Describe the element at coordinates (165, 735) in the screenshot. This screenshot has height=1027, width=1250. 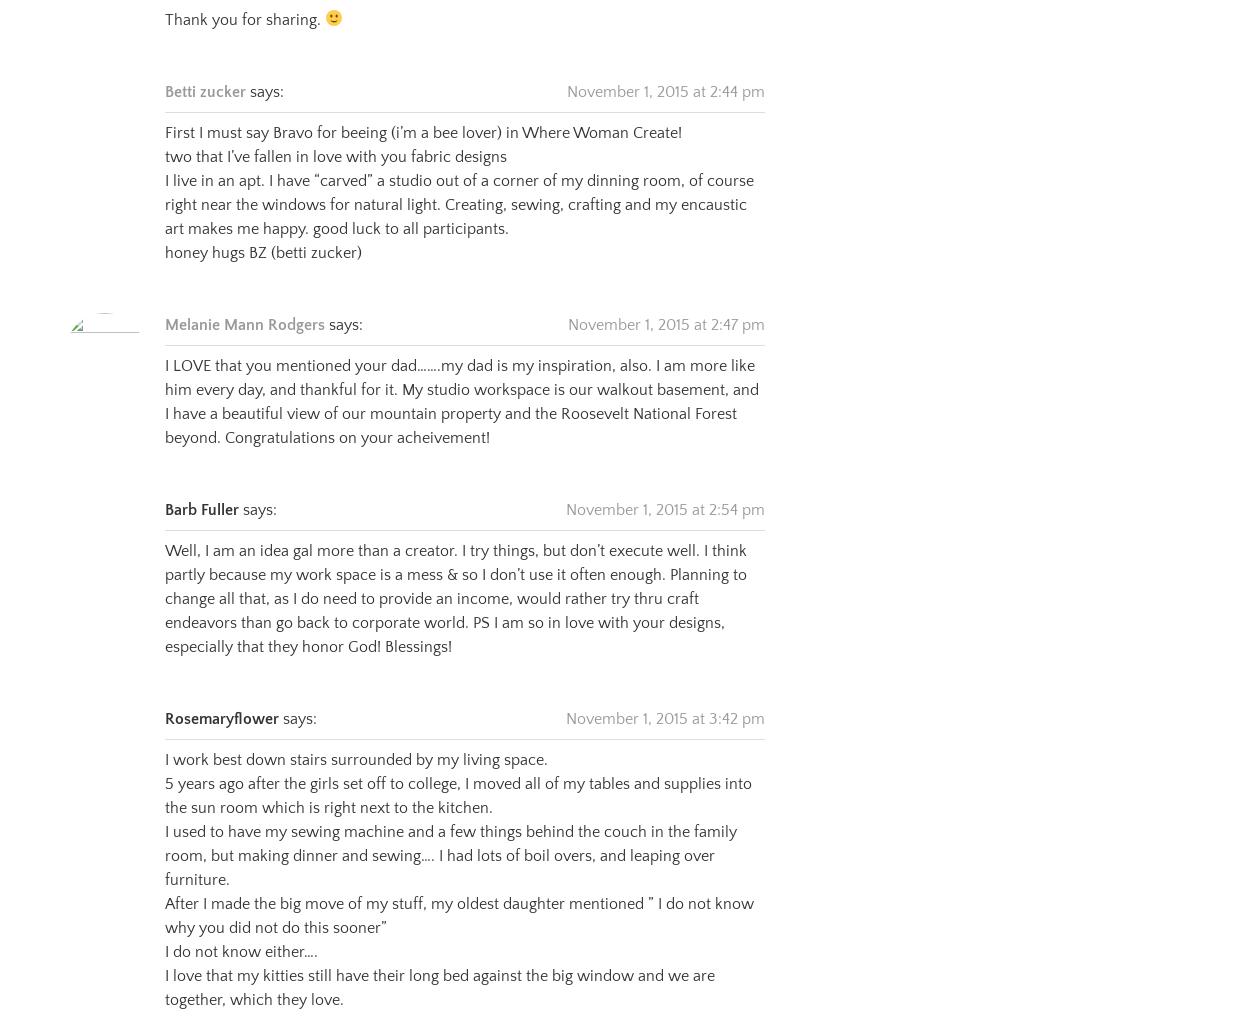
I see `'I work best down stairs surrounded by my living space.'` at that location.